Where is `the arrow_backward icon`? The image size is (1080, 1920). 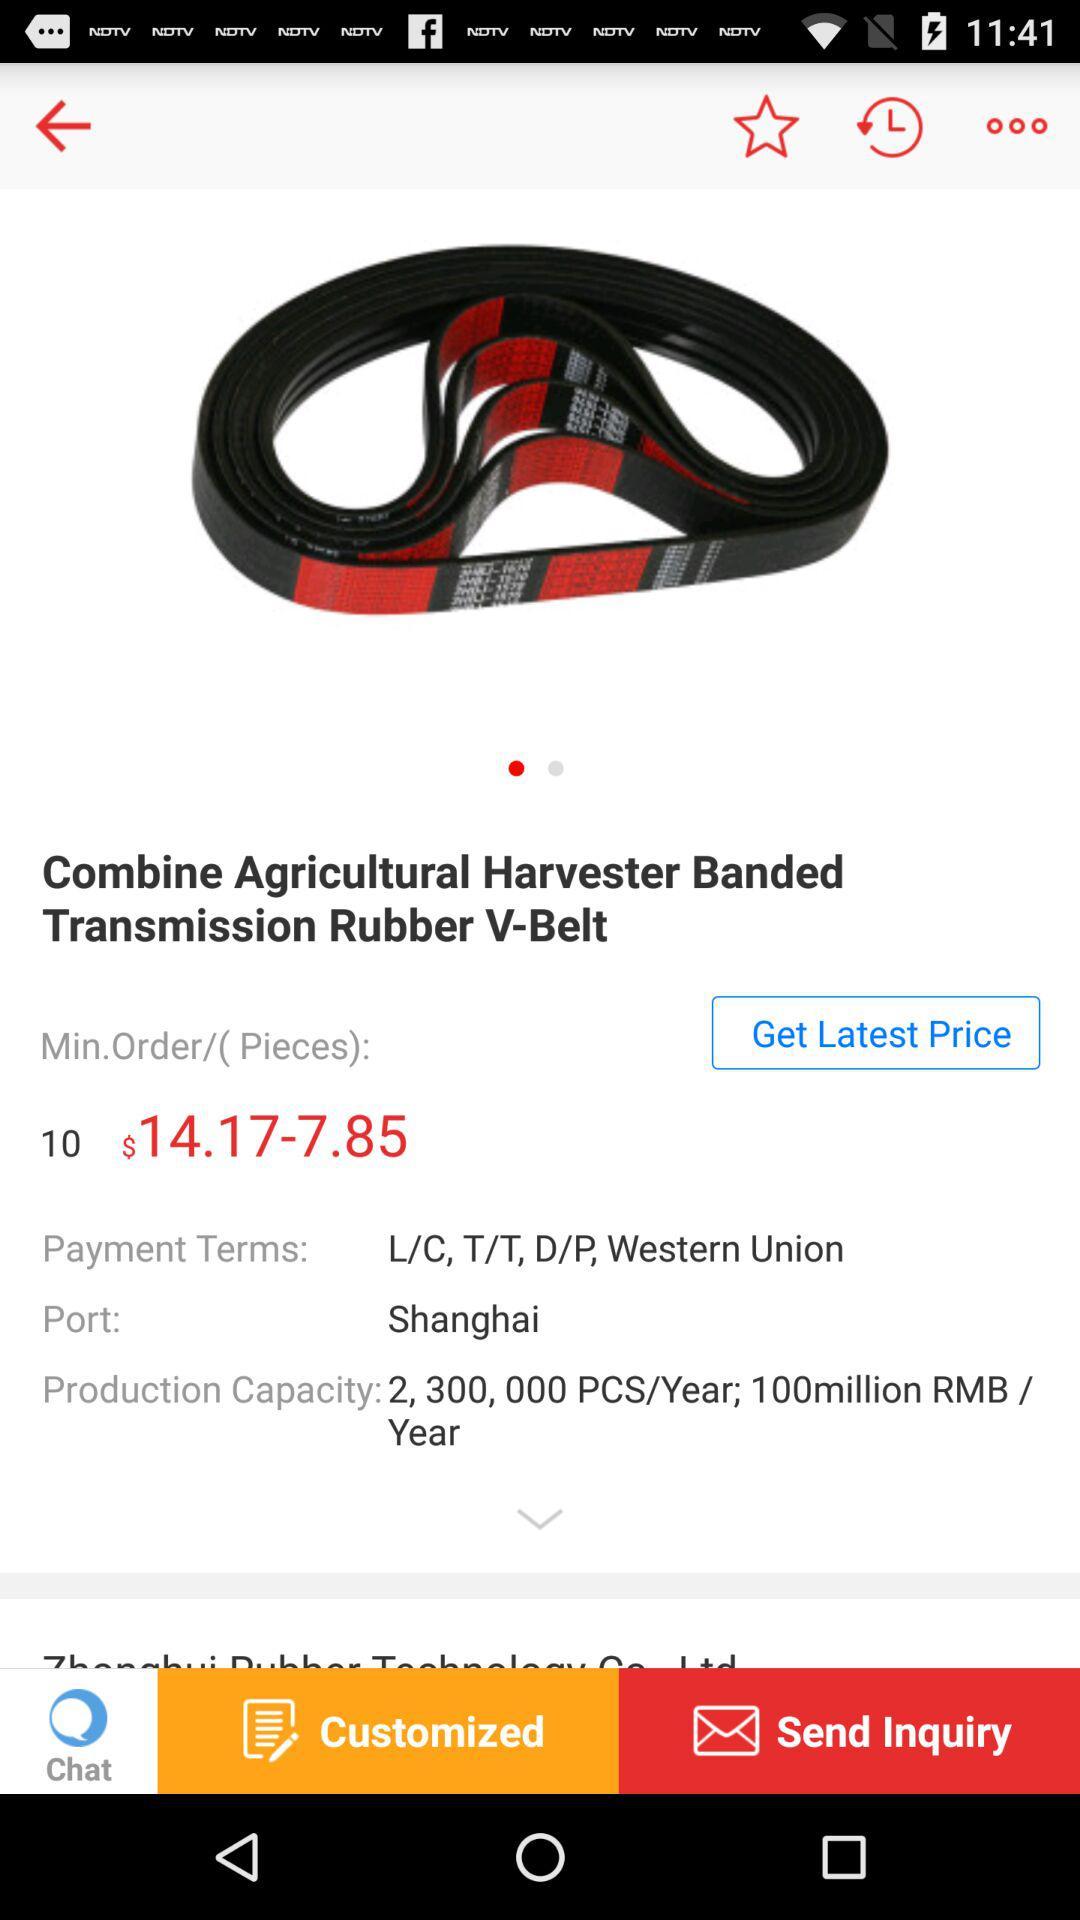 the arrow_backward icon is located at coordinates (61, 133).